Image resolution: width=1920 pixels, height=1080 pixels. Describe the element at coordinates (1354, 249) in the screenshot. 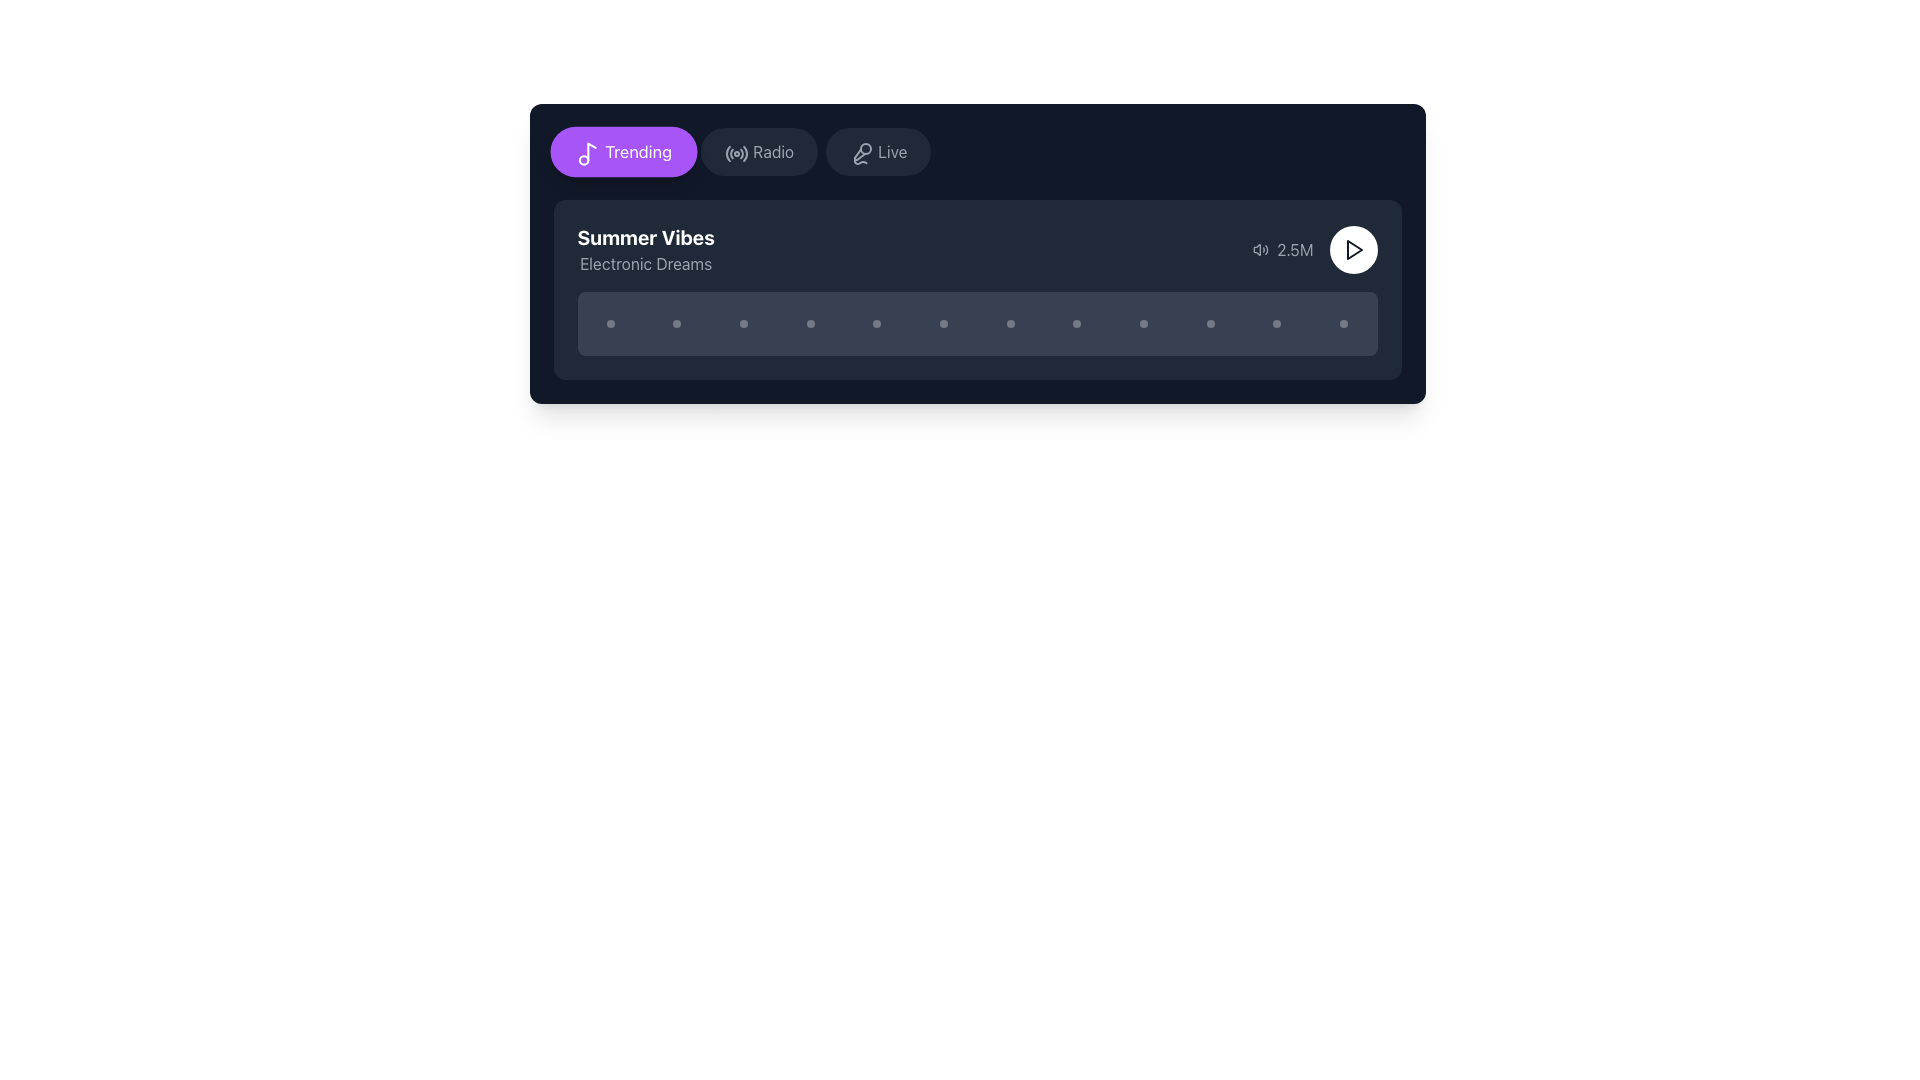

I see `the triangular play button in the upper-right region of the music player card interface to initiate playback` at that location.